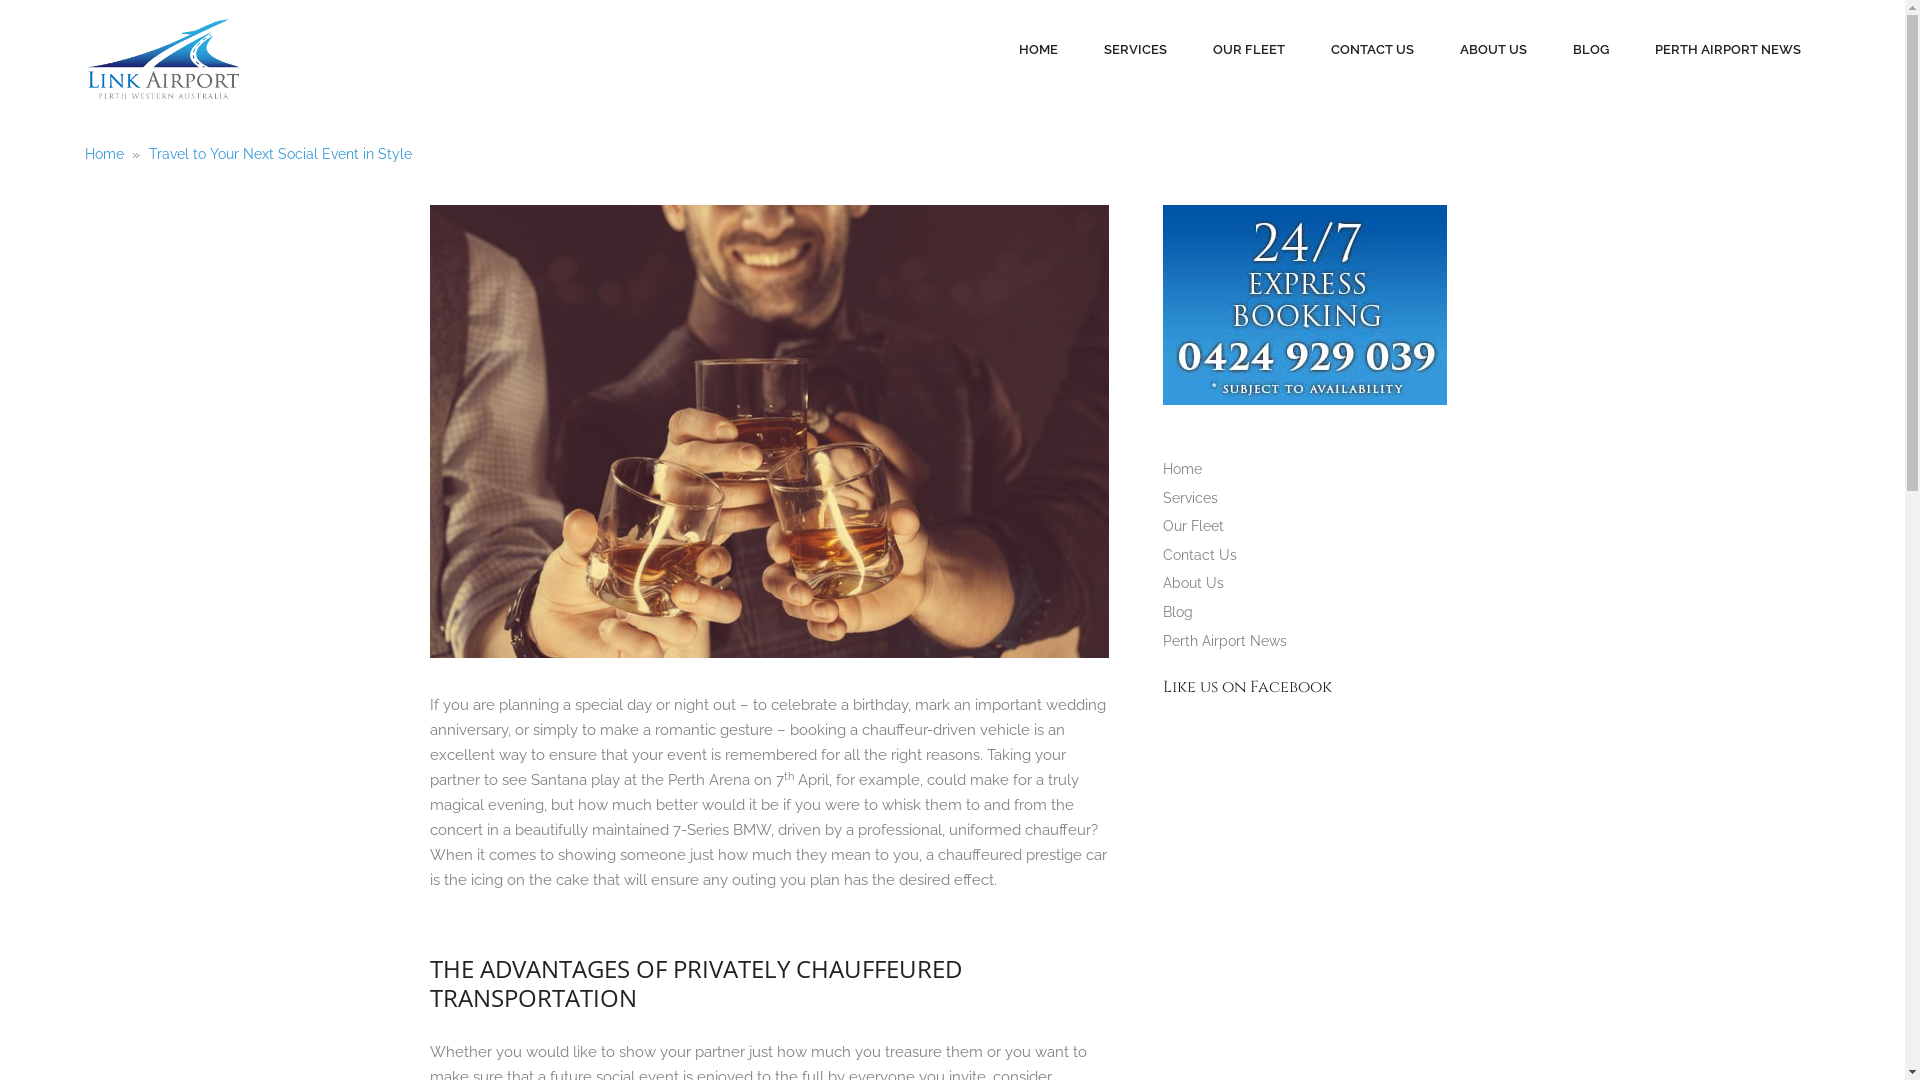  Describe the element at coordinates (1200, 555) in the screenshot. I see `'Contact Us'` at that location.